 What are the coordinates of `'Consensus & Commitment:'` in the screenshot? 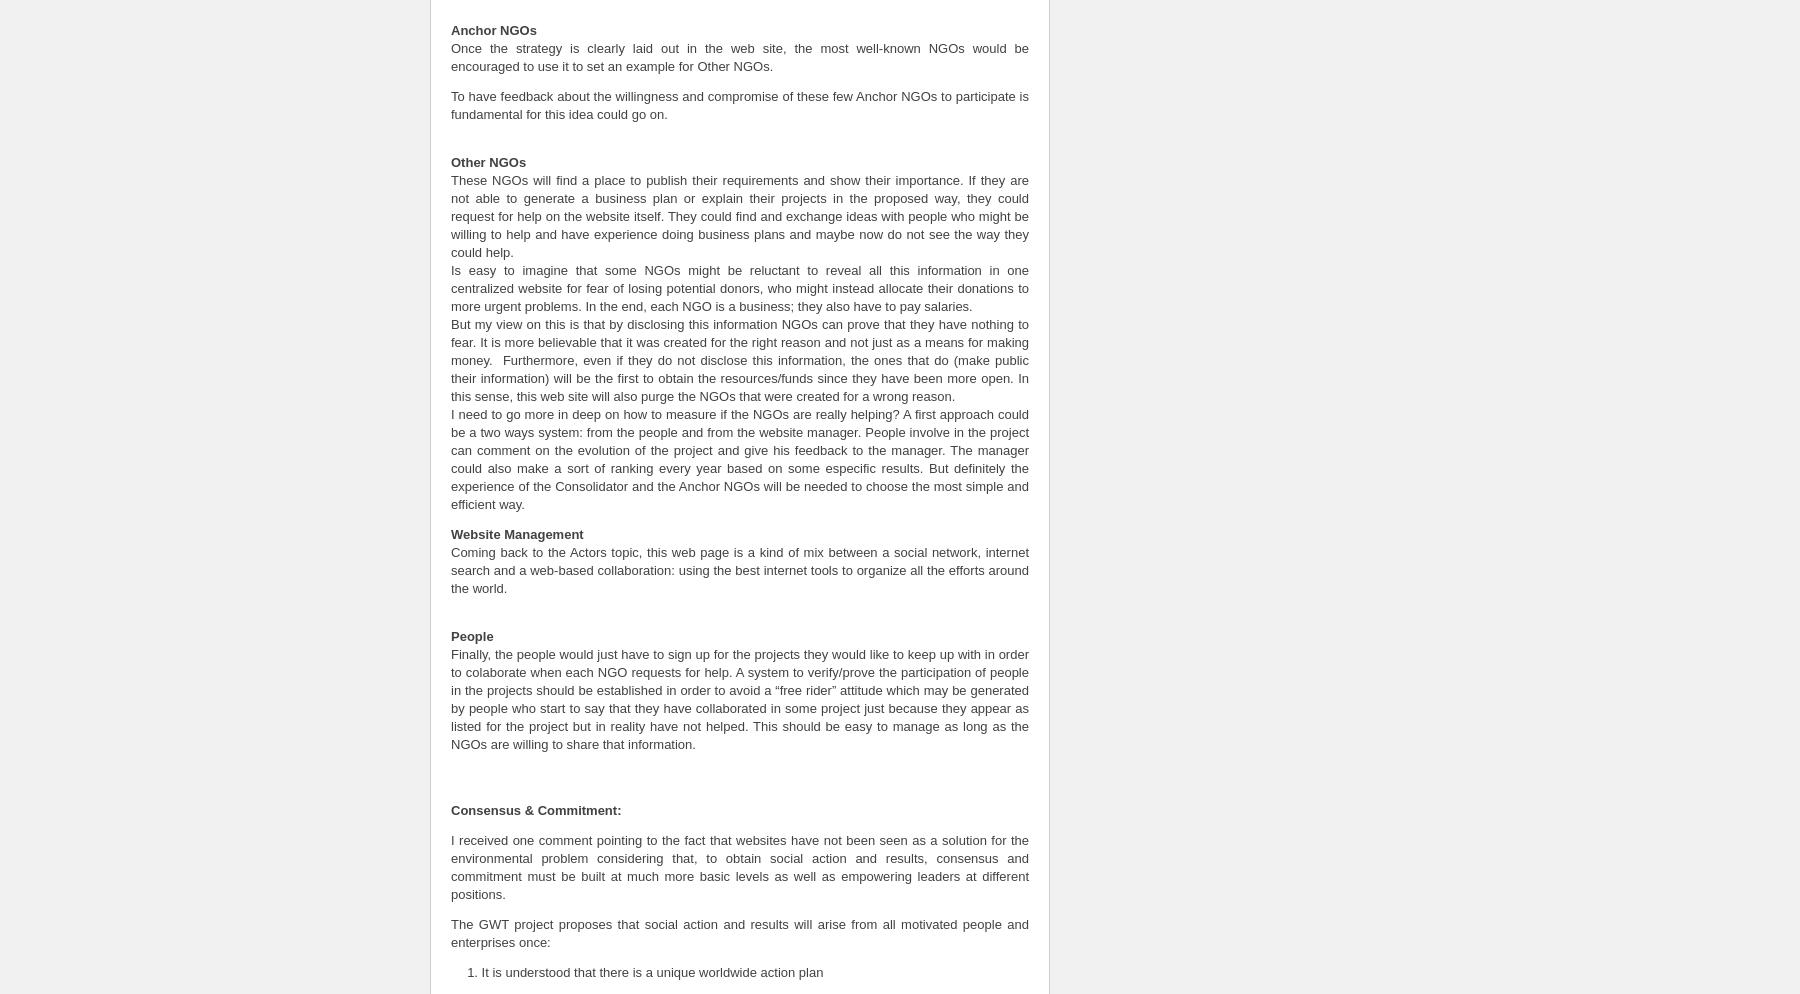 It's located at (450, 809).